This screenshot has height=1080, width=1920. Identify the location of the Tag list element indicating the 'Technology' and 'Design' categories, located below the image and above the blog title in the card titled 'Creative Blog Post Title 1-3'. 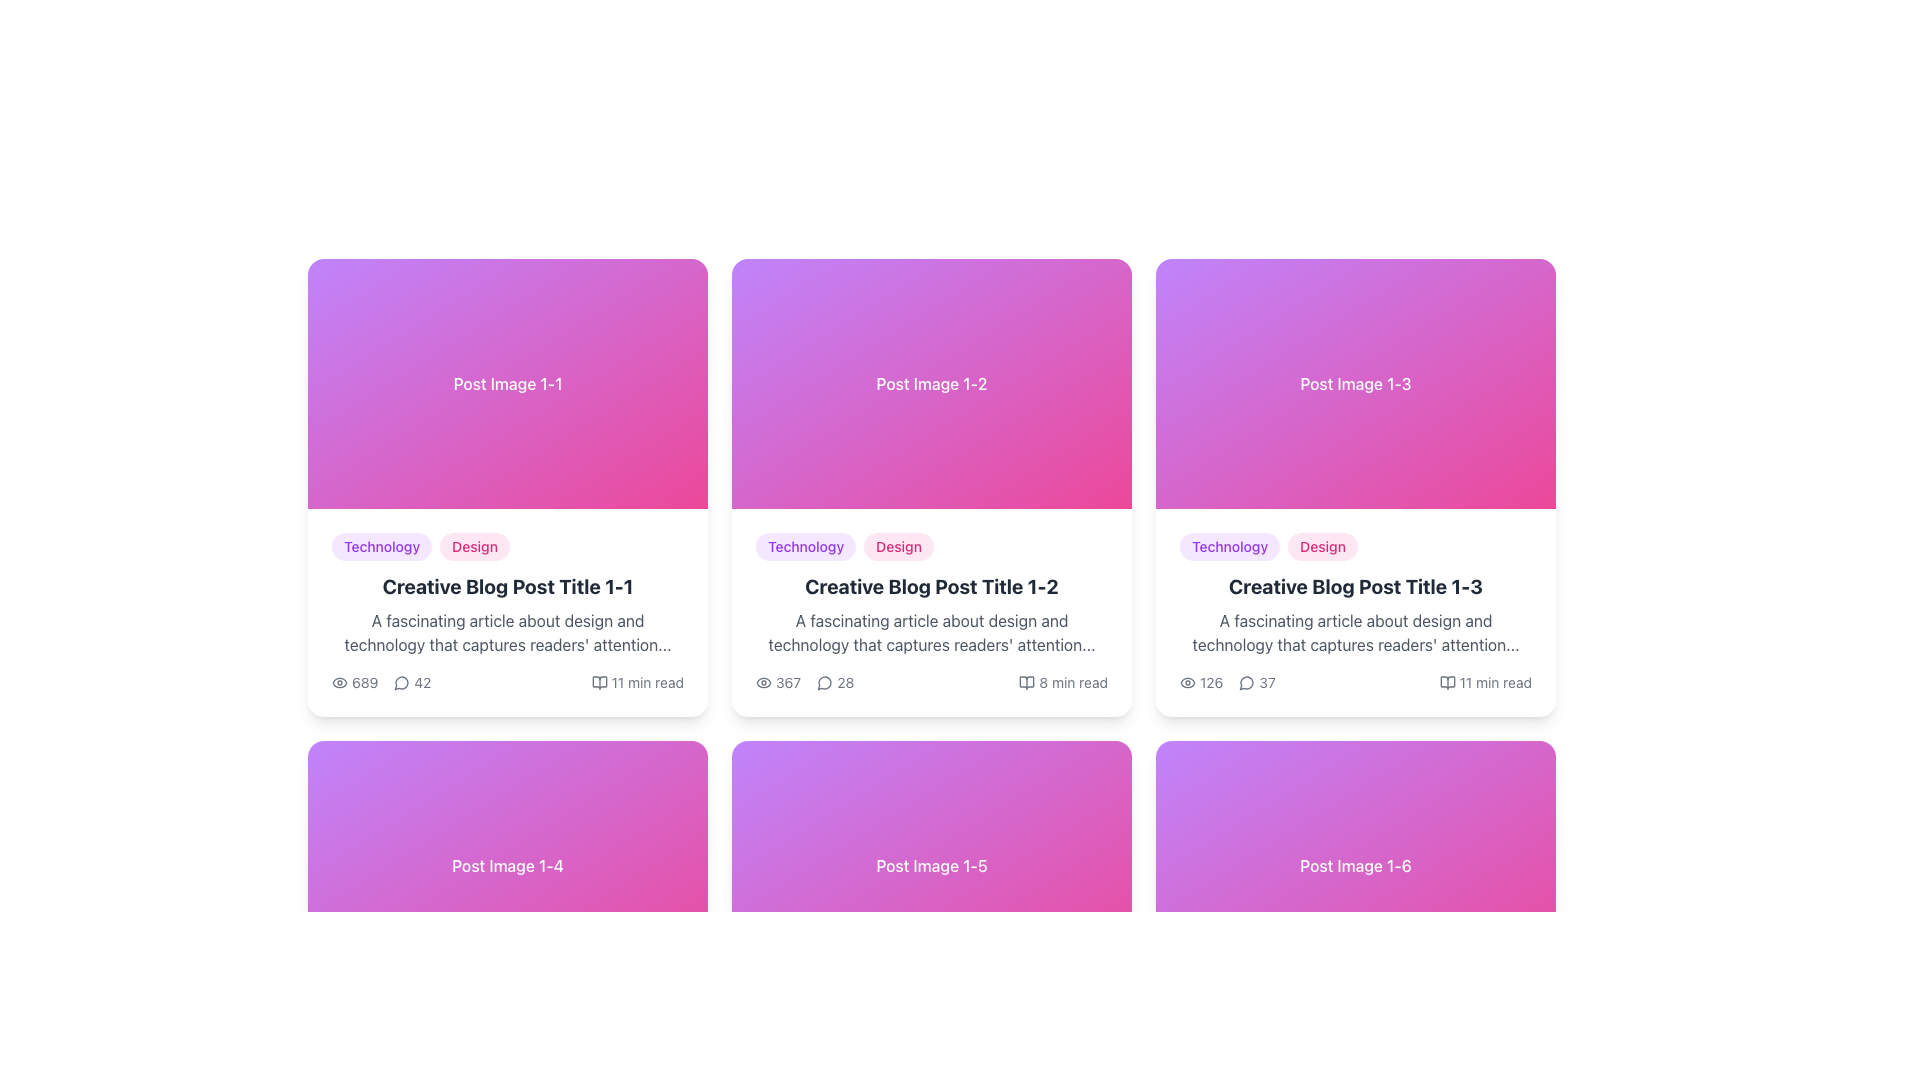
(1356, 547).